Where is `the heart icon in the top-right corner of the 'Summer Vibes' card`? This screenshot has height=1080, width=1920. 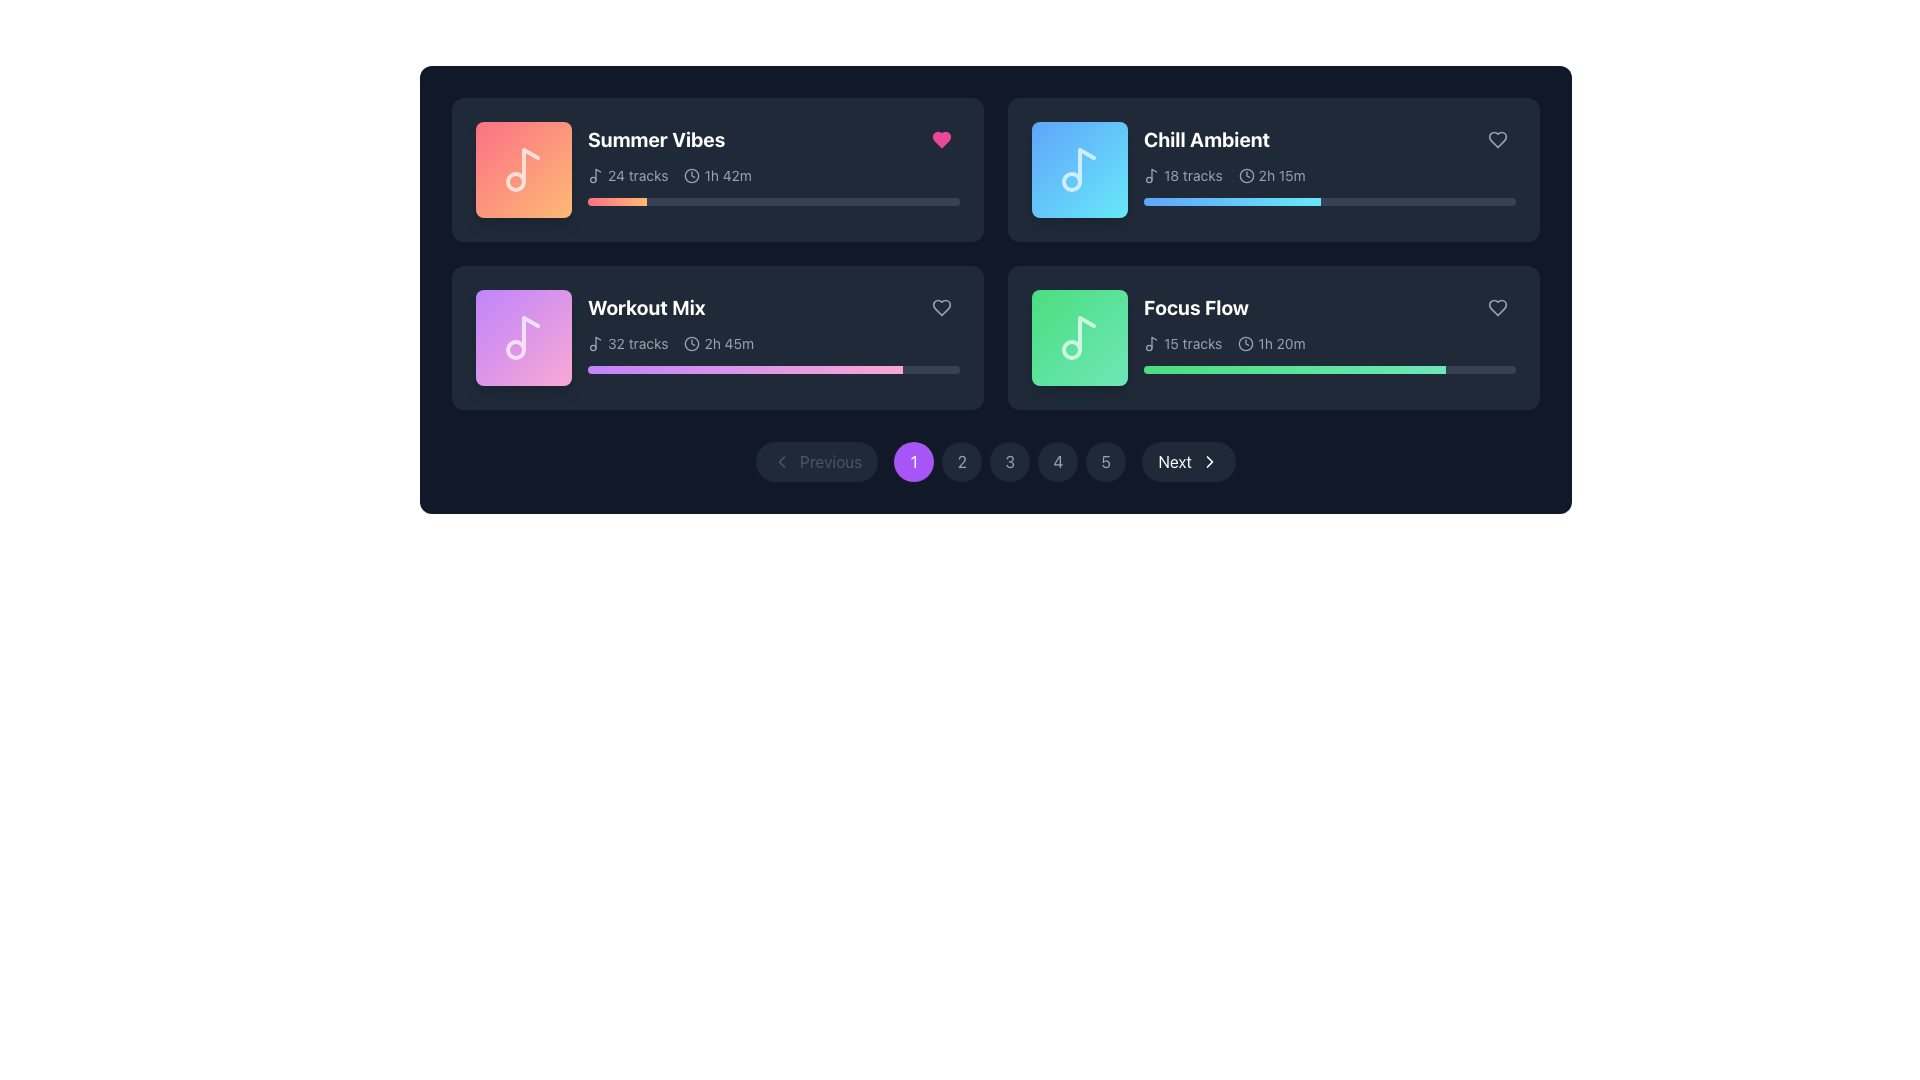 the heart icon in the top-right corner of the 'Summer Vibes' card is located at coordinates (940, 138).